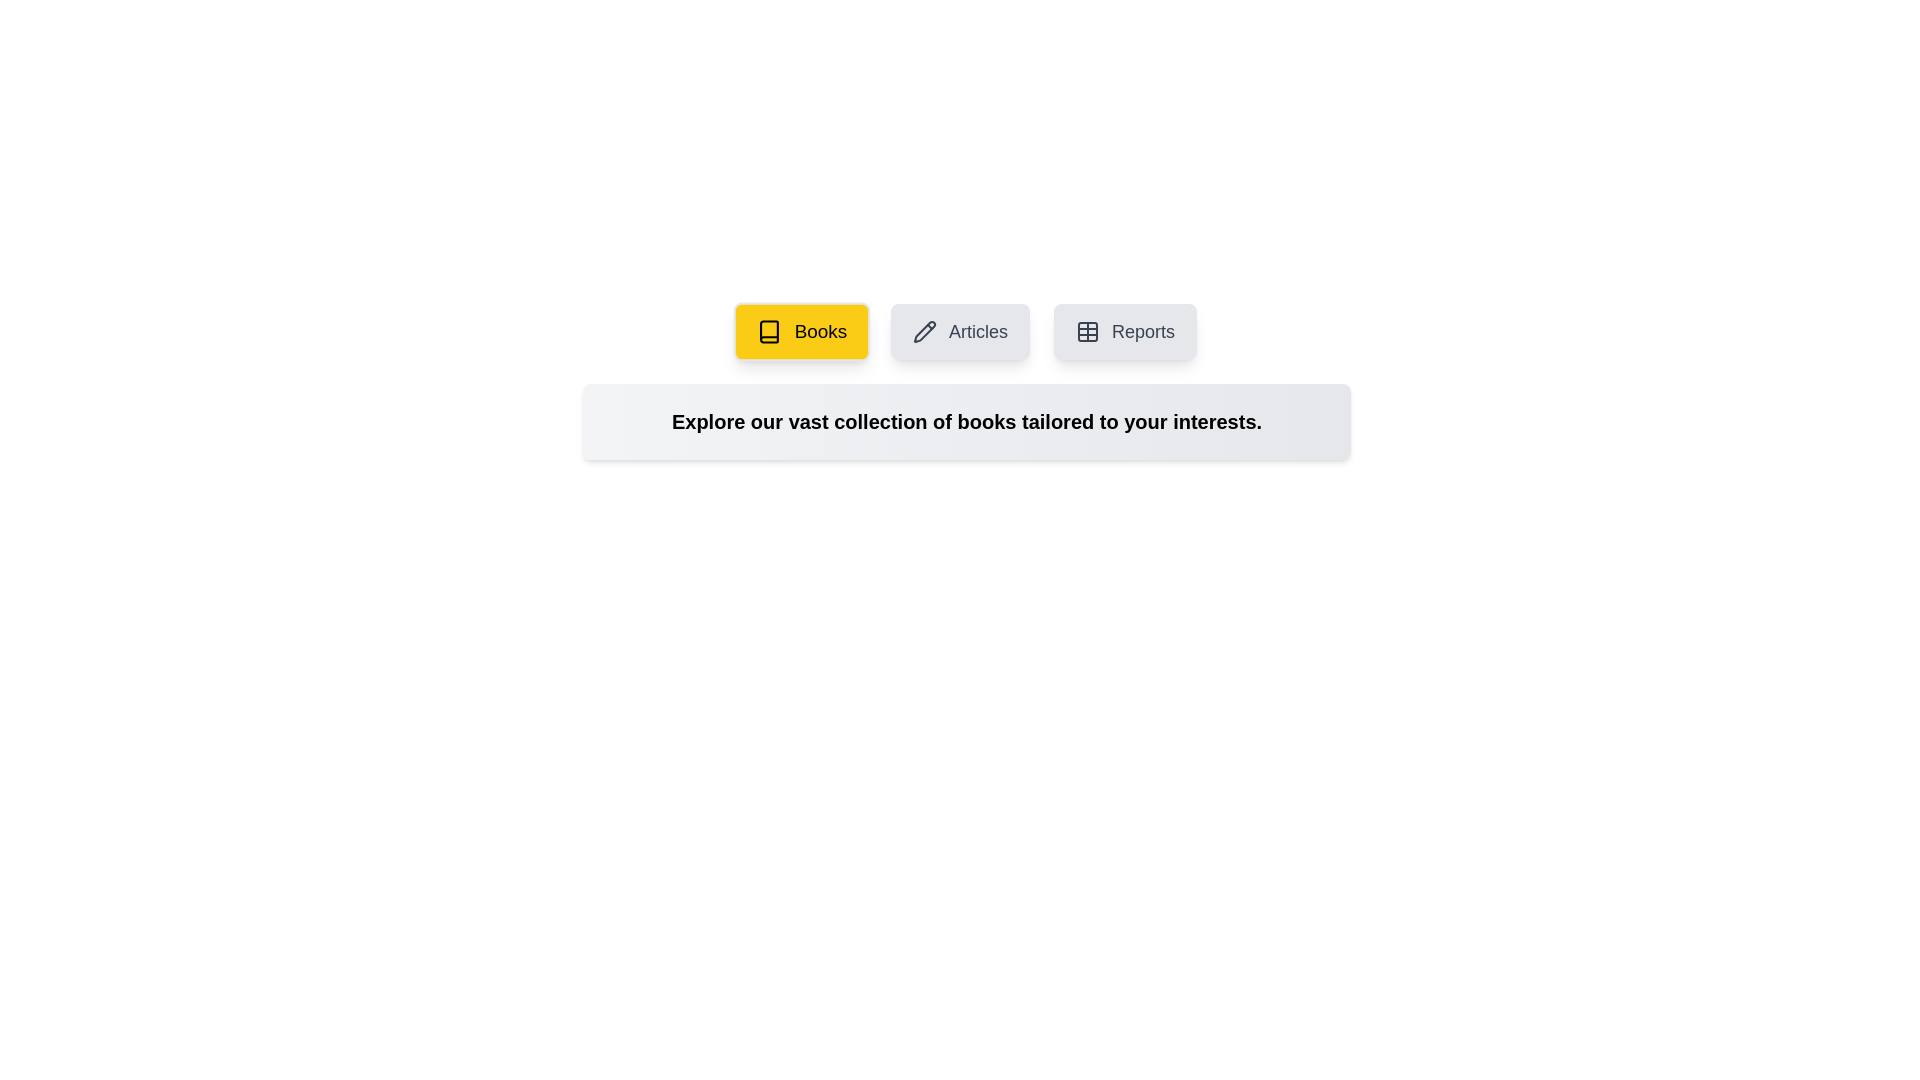 The image size is (1920, 1080). Describe the element at coordinates (966, 330) in the screenshot. I see `the Navigation menu buttons labeled 'Books', 'Articles', and 'Reports'` at that location.